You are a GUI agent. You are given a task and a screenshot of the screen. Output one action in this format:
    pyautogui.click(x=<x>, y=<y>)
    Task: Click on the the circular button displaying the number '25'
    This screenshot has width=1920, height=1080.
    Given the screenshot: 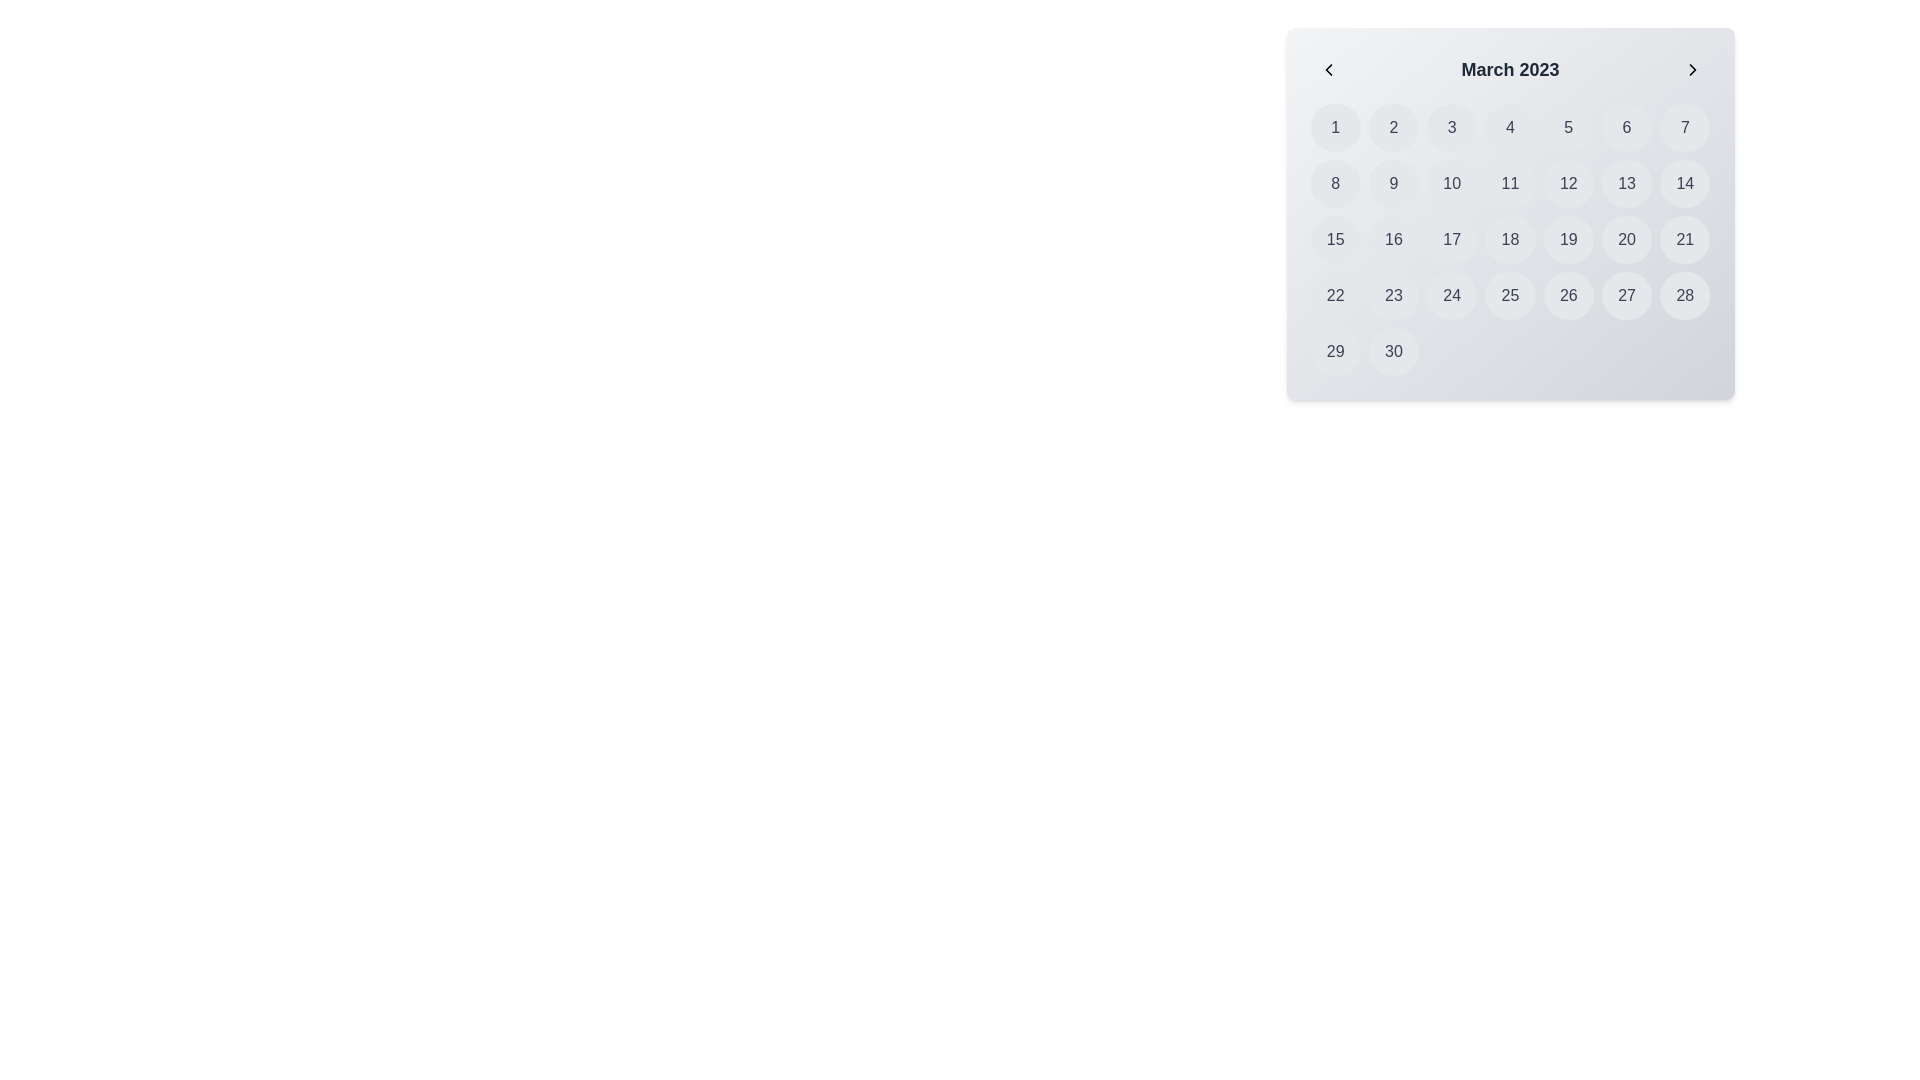 What is the action you would take?
    pyautogui.click(x=1510, y=296)
    